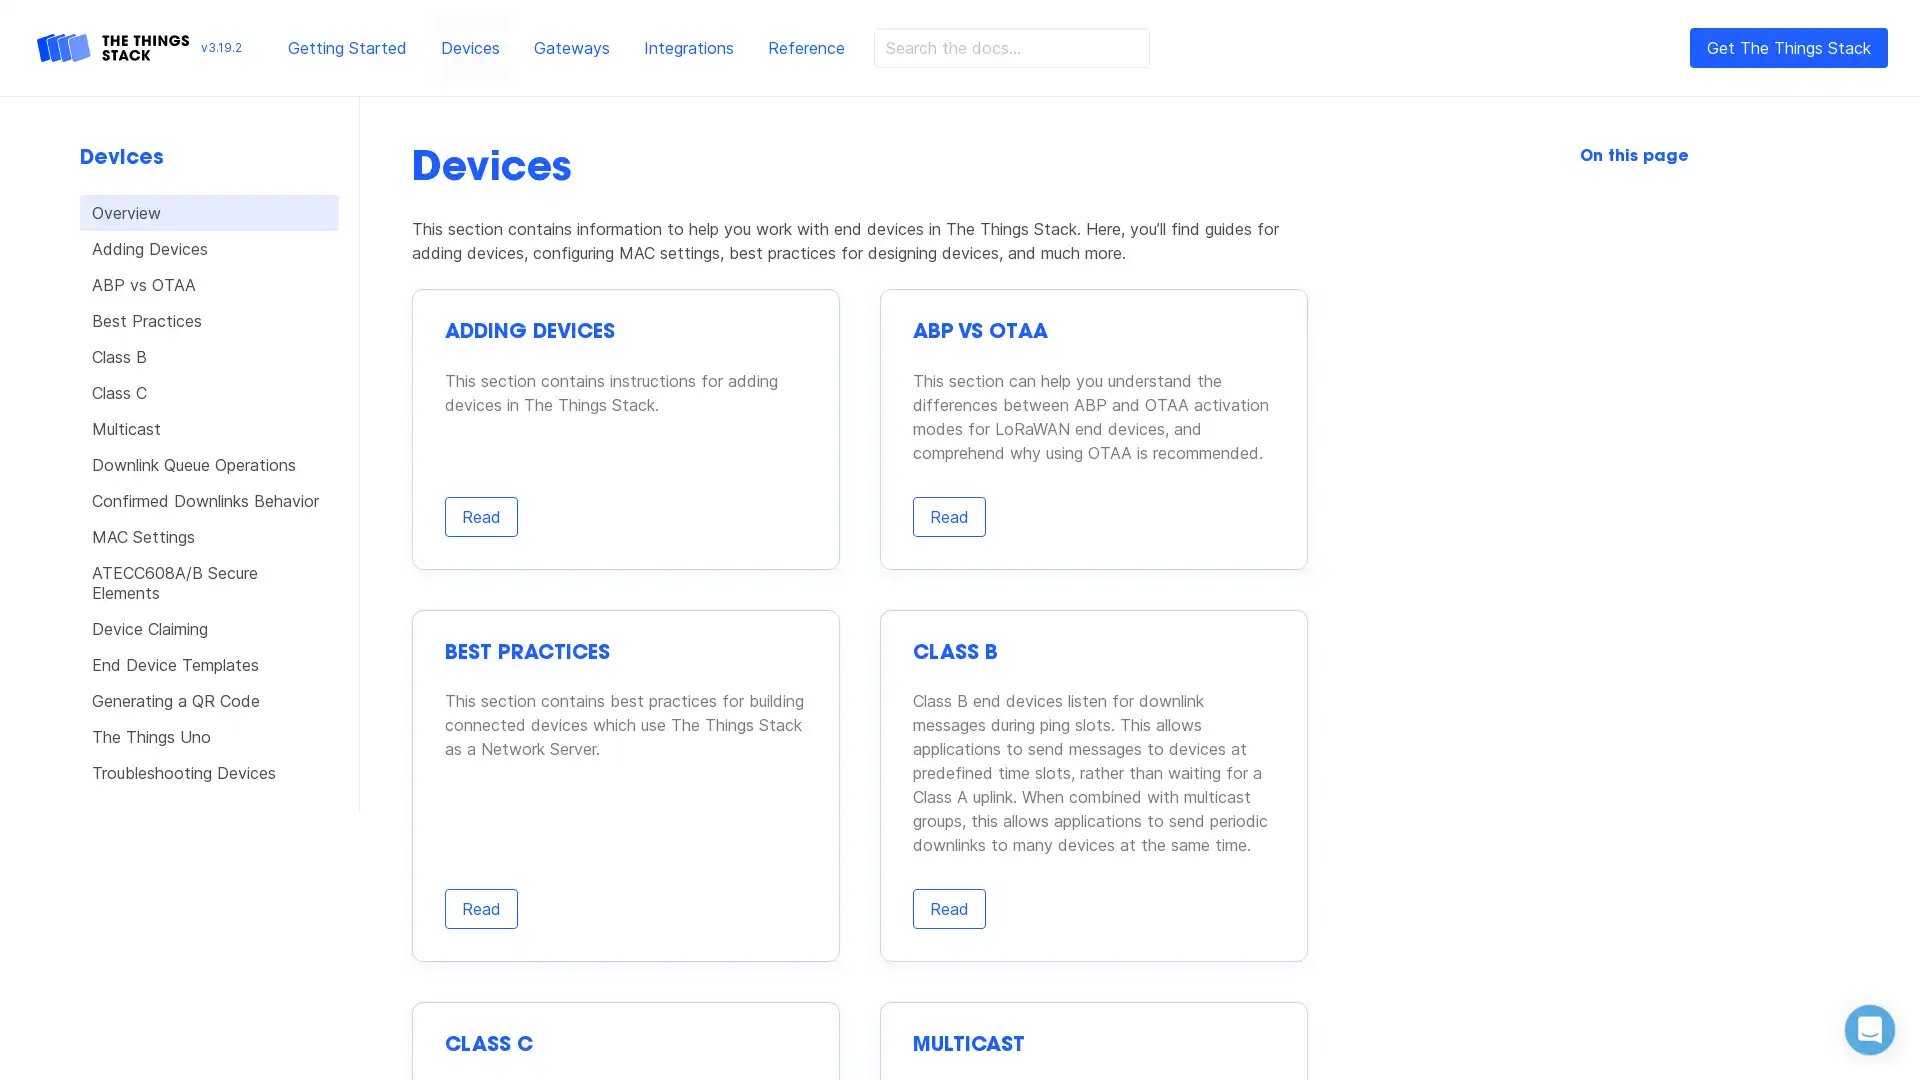 Image resolution: width=1920 pixels, height=1080 pixels. Describe the element at coordinates (1869, 1029) in the screenshot. I see `Open Intercom Messenger` at that location.